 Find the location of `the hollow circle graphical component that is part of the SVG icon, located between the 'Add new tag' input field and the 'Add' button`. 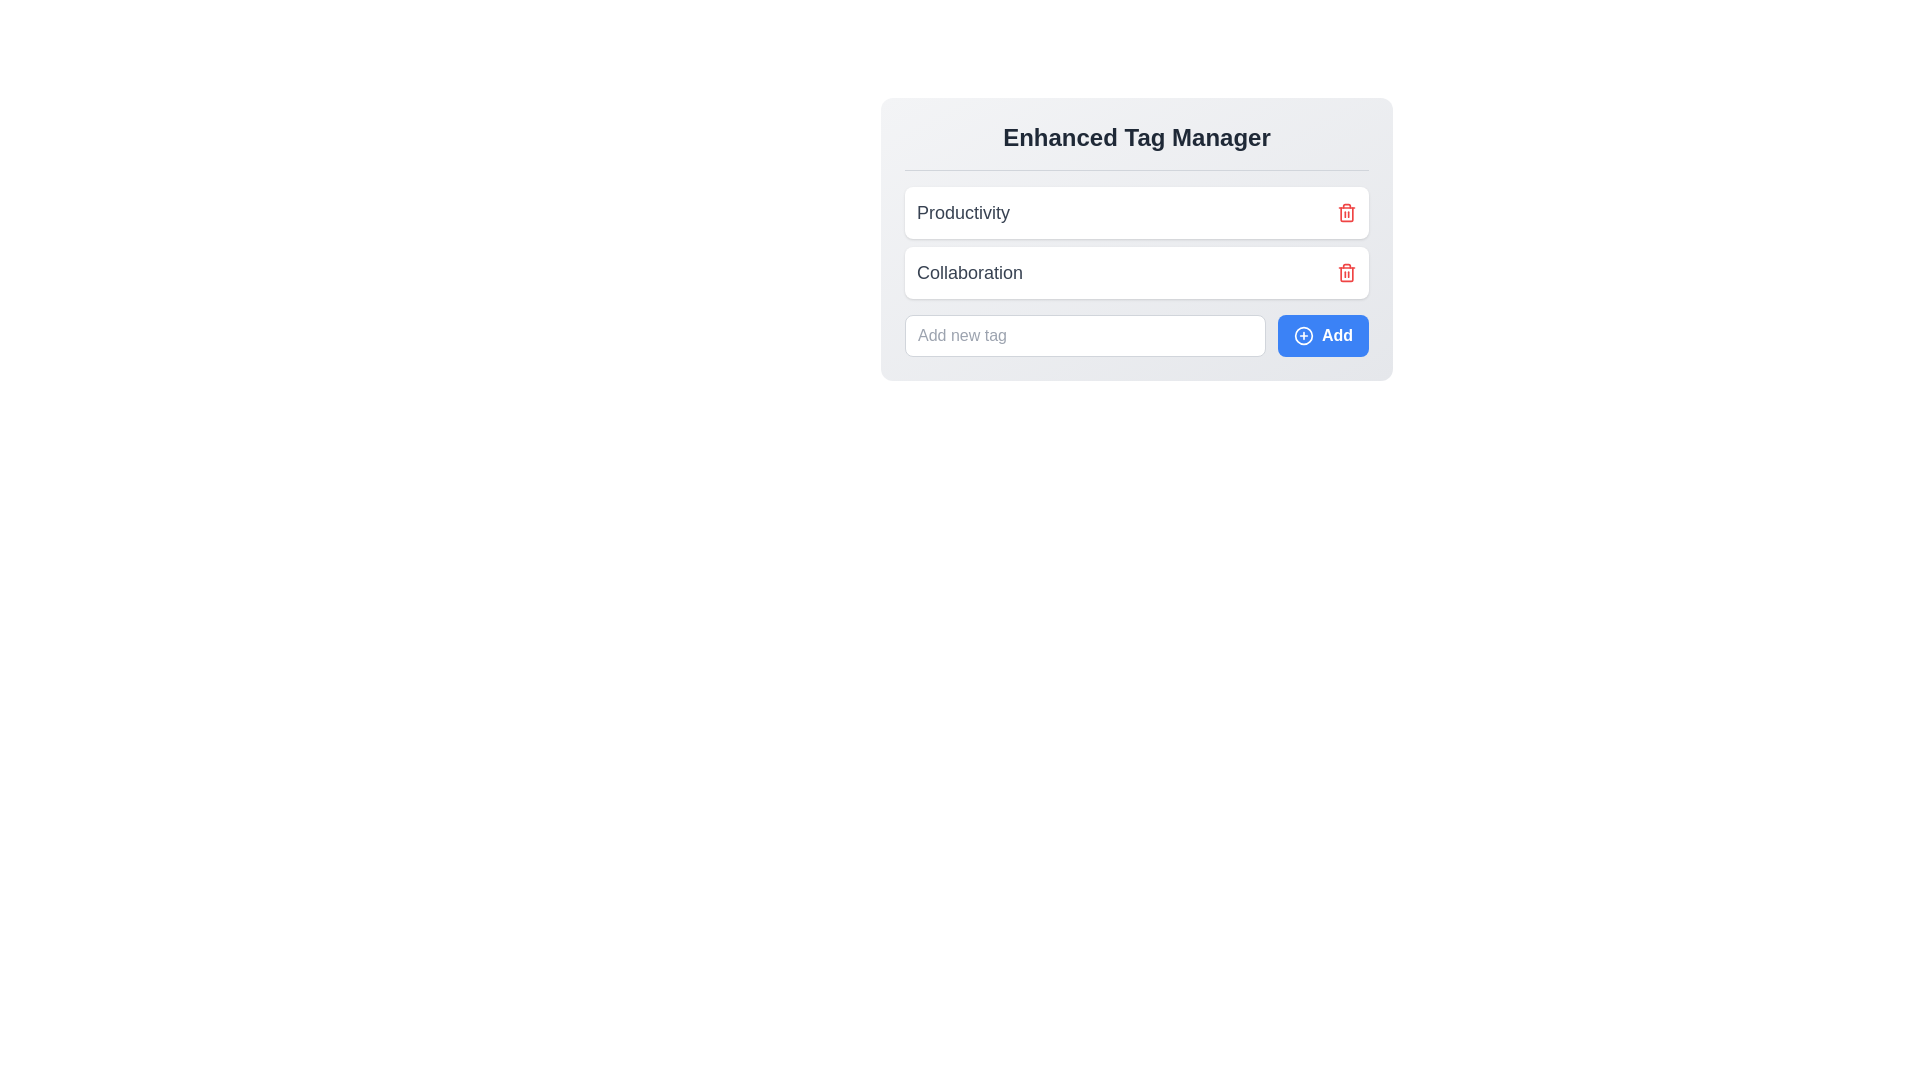

the hollow circle graphical component that is part of the SVG icon, located between the 'Add new tag' input field and the 'Add' button is located at coordinates (1303, 334).